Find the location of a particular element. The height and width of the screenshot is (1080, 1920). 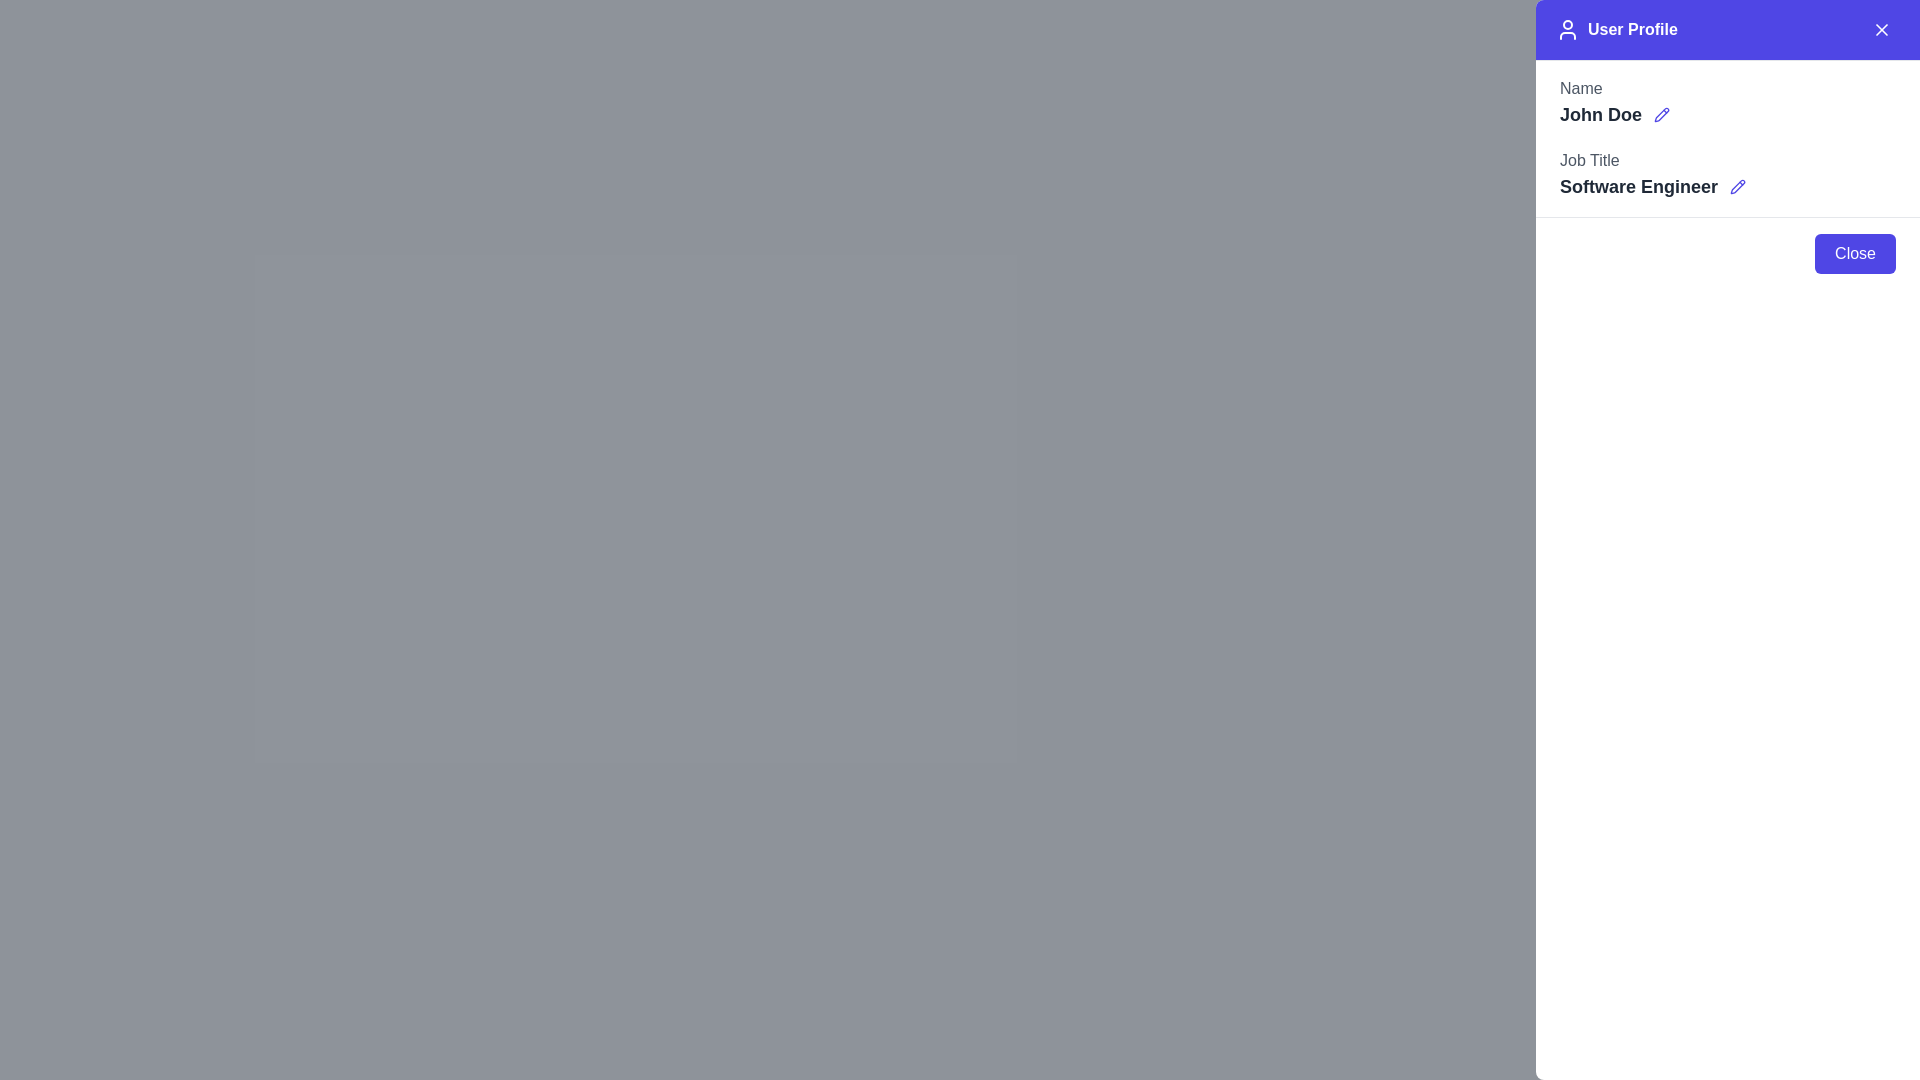

the text label displaying the user's job title, located below the 'Job Title' label in the user profile section on the right-hand side panel is located at coordinates (1639, 186).